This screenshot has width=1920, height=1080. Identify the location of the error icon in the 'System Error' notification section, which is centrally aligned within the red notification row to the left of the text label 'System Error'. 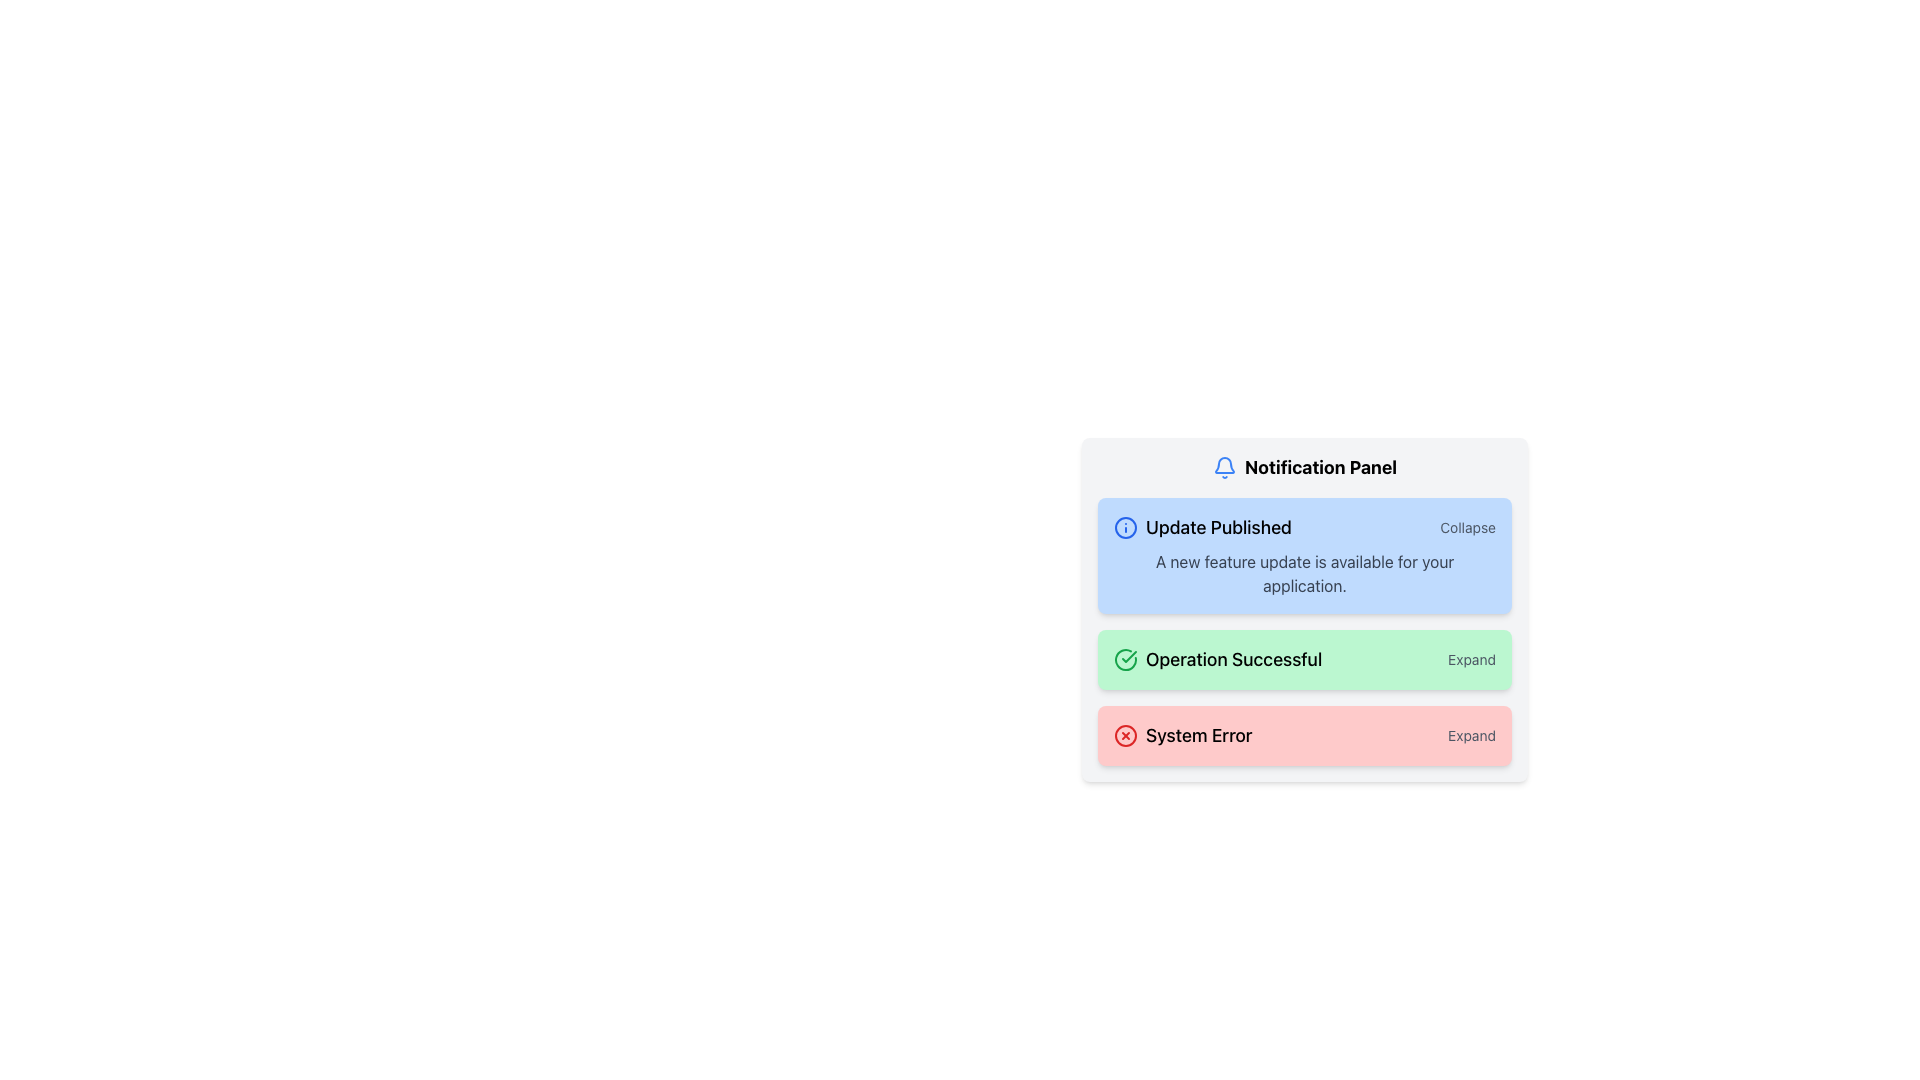
(1126, 736).